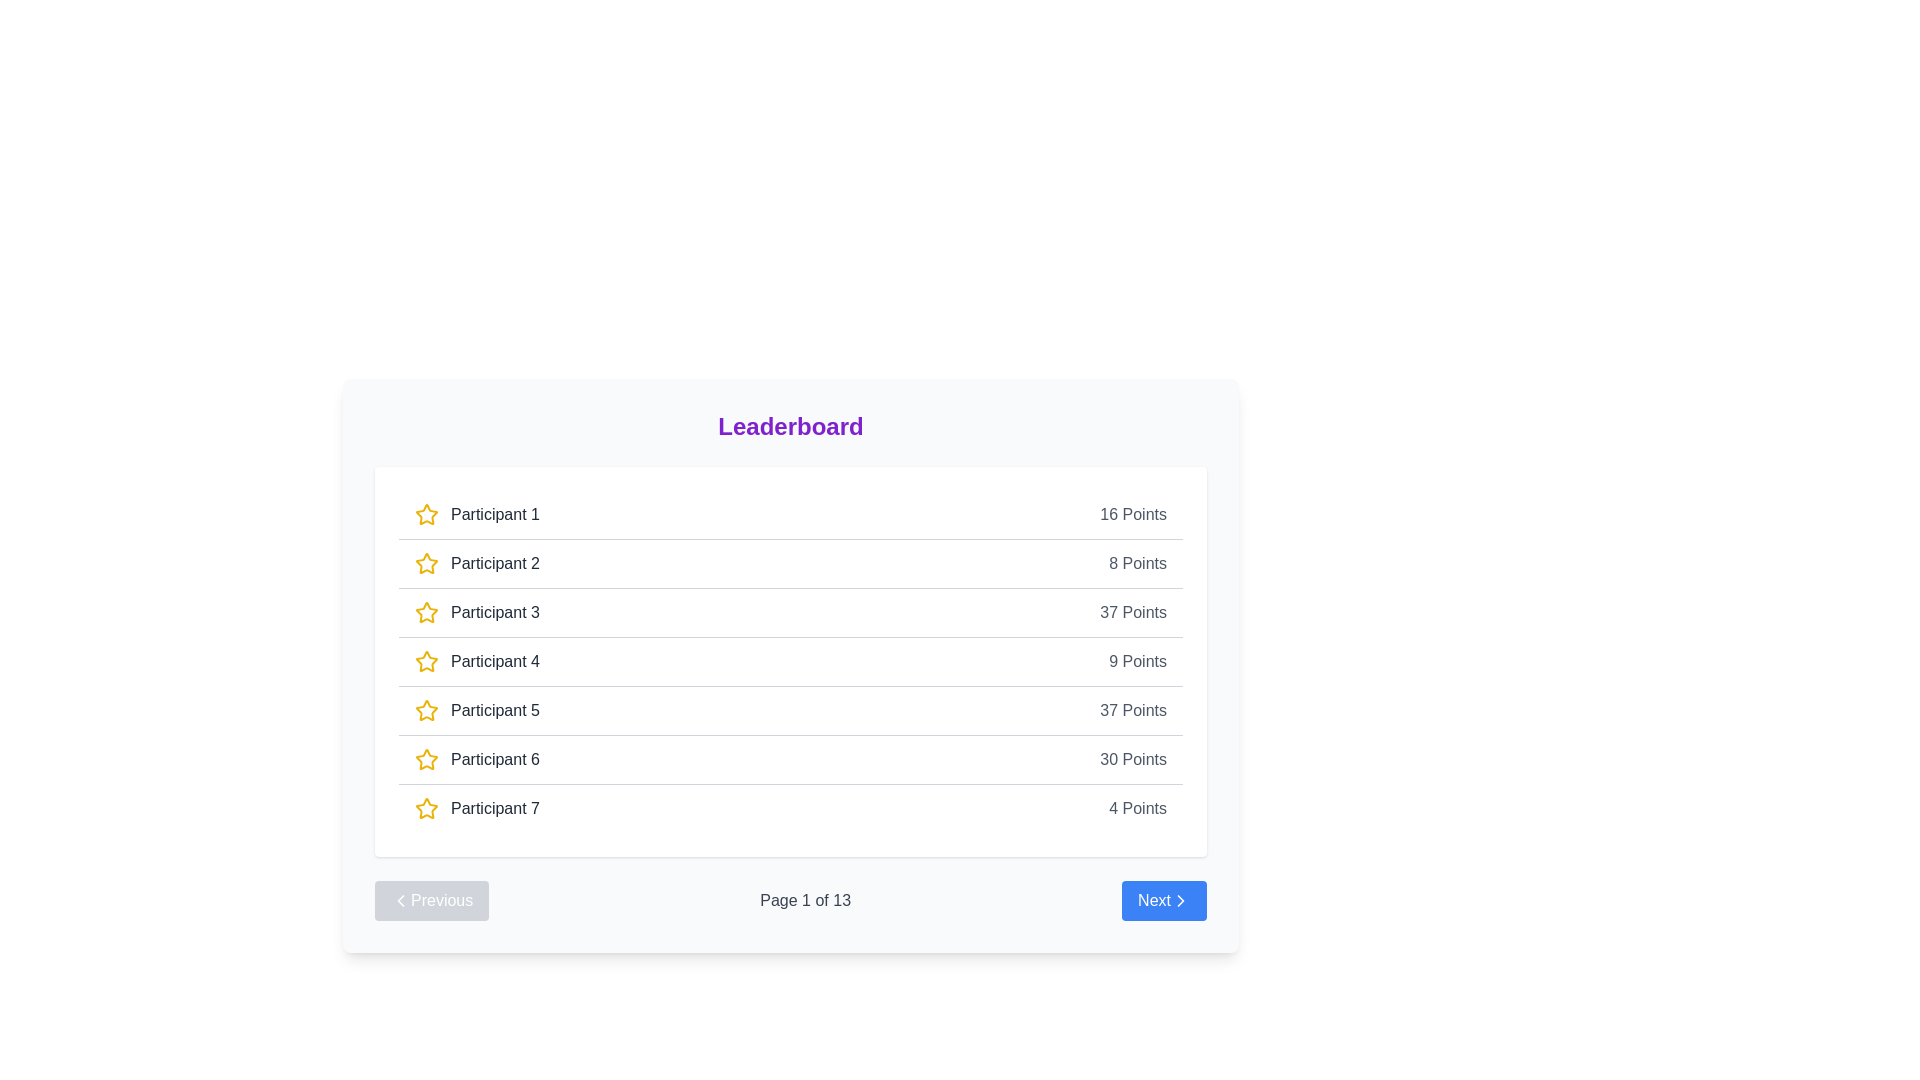  What do you see at coordinates (1164, 901) in the screenshot?
I see `the rightmost 'Next' button in the navigation bar at the bottom of the leaderboard interface` at bounding box center [1164, 901].